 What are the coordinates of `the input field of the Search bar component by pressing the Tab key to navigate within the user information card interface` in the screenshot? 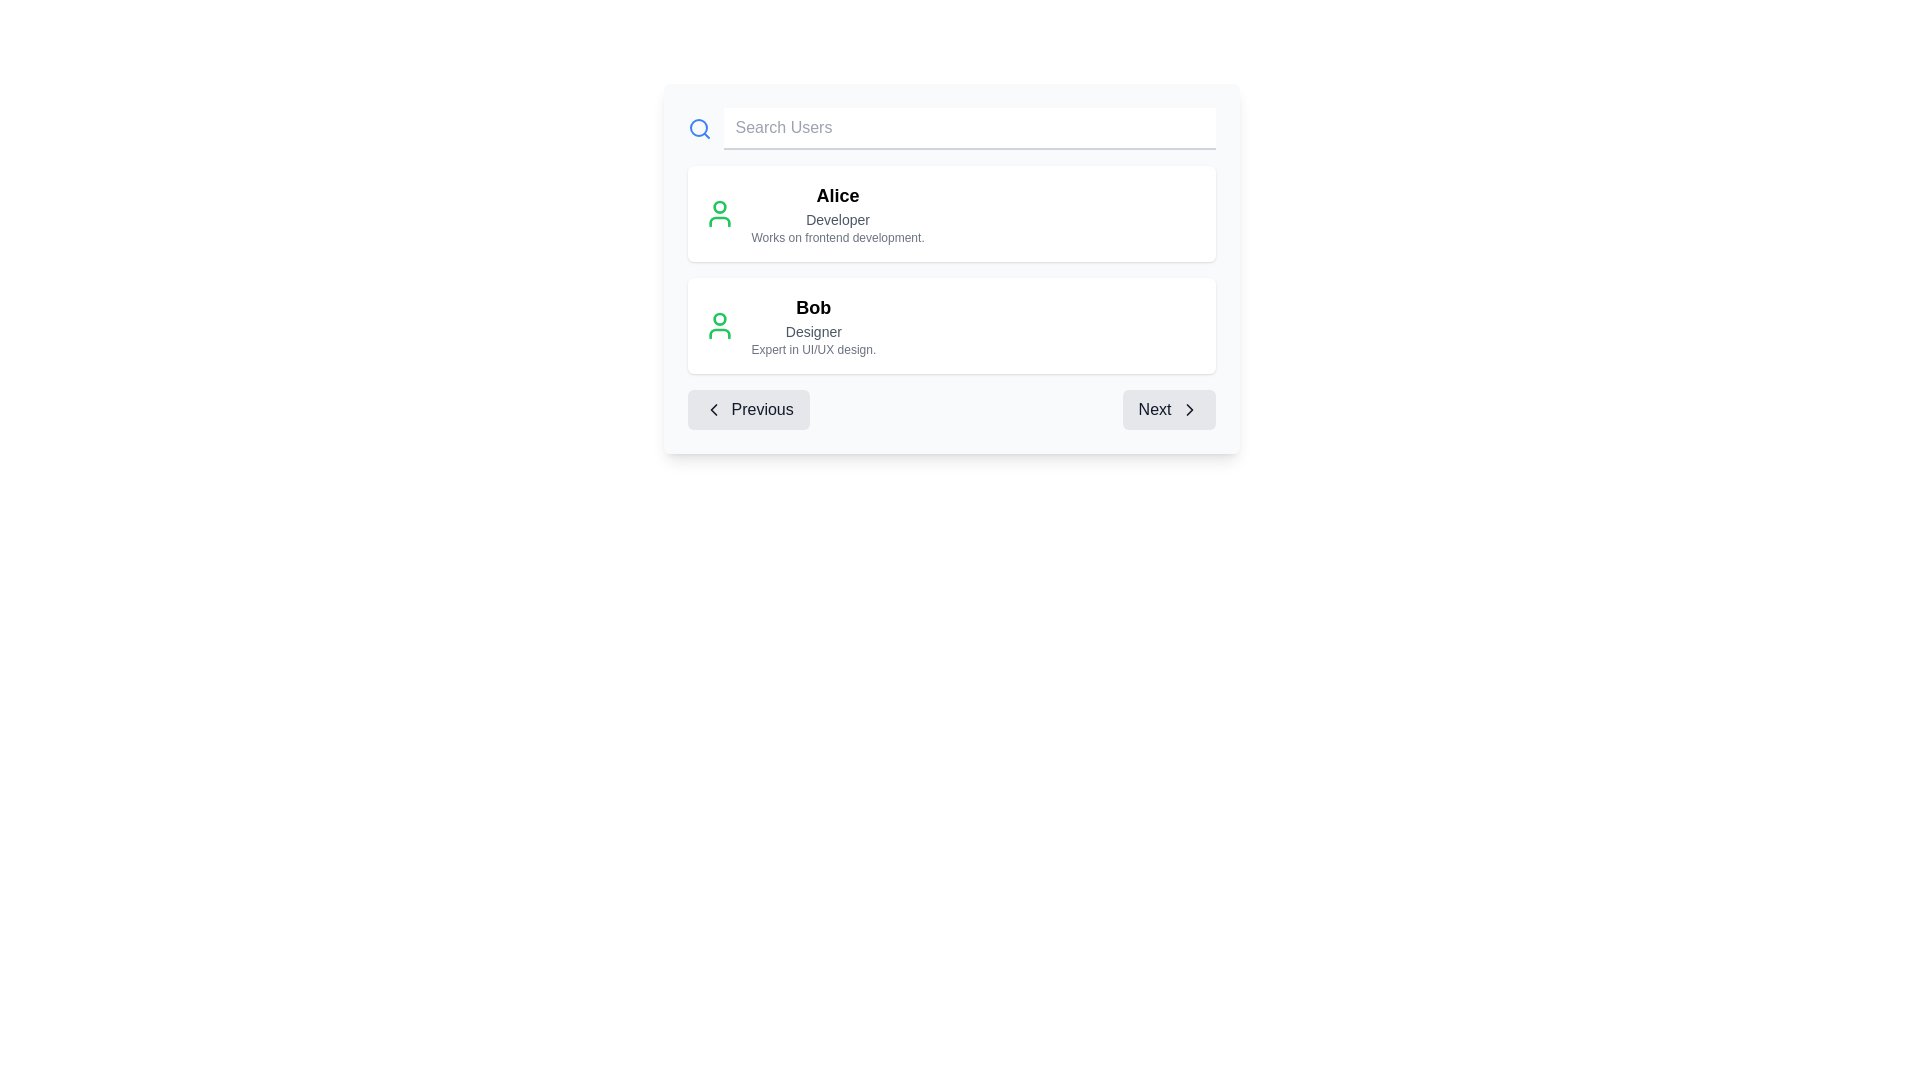 It's located at (950, 128).